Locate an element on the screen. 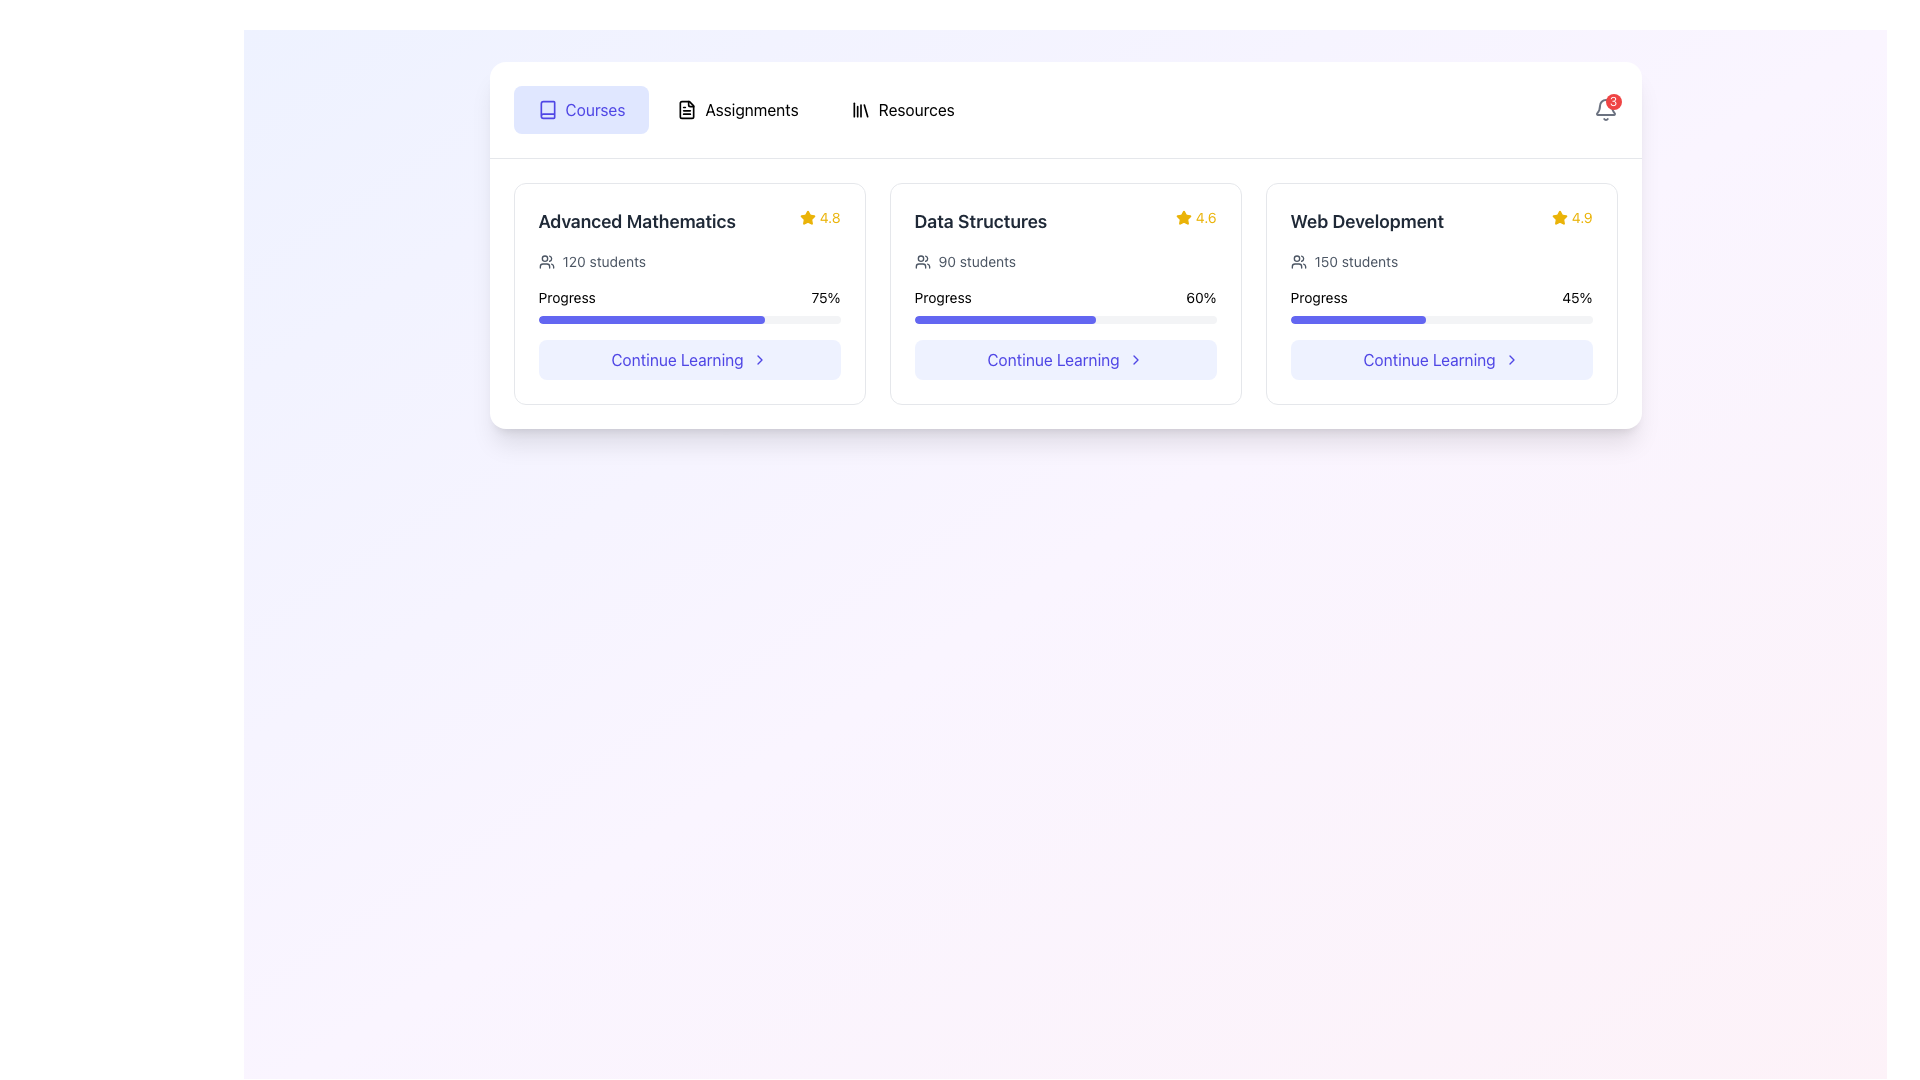  the title 'Web Development' is located at coordinates (1441, 222).